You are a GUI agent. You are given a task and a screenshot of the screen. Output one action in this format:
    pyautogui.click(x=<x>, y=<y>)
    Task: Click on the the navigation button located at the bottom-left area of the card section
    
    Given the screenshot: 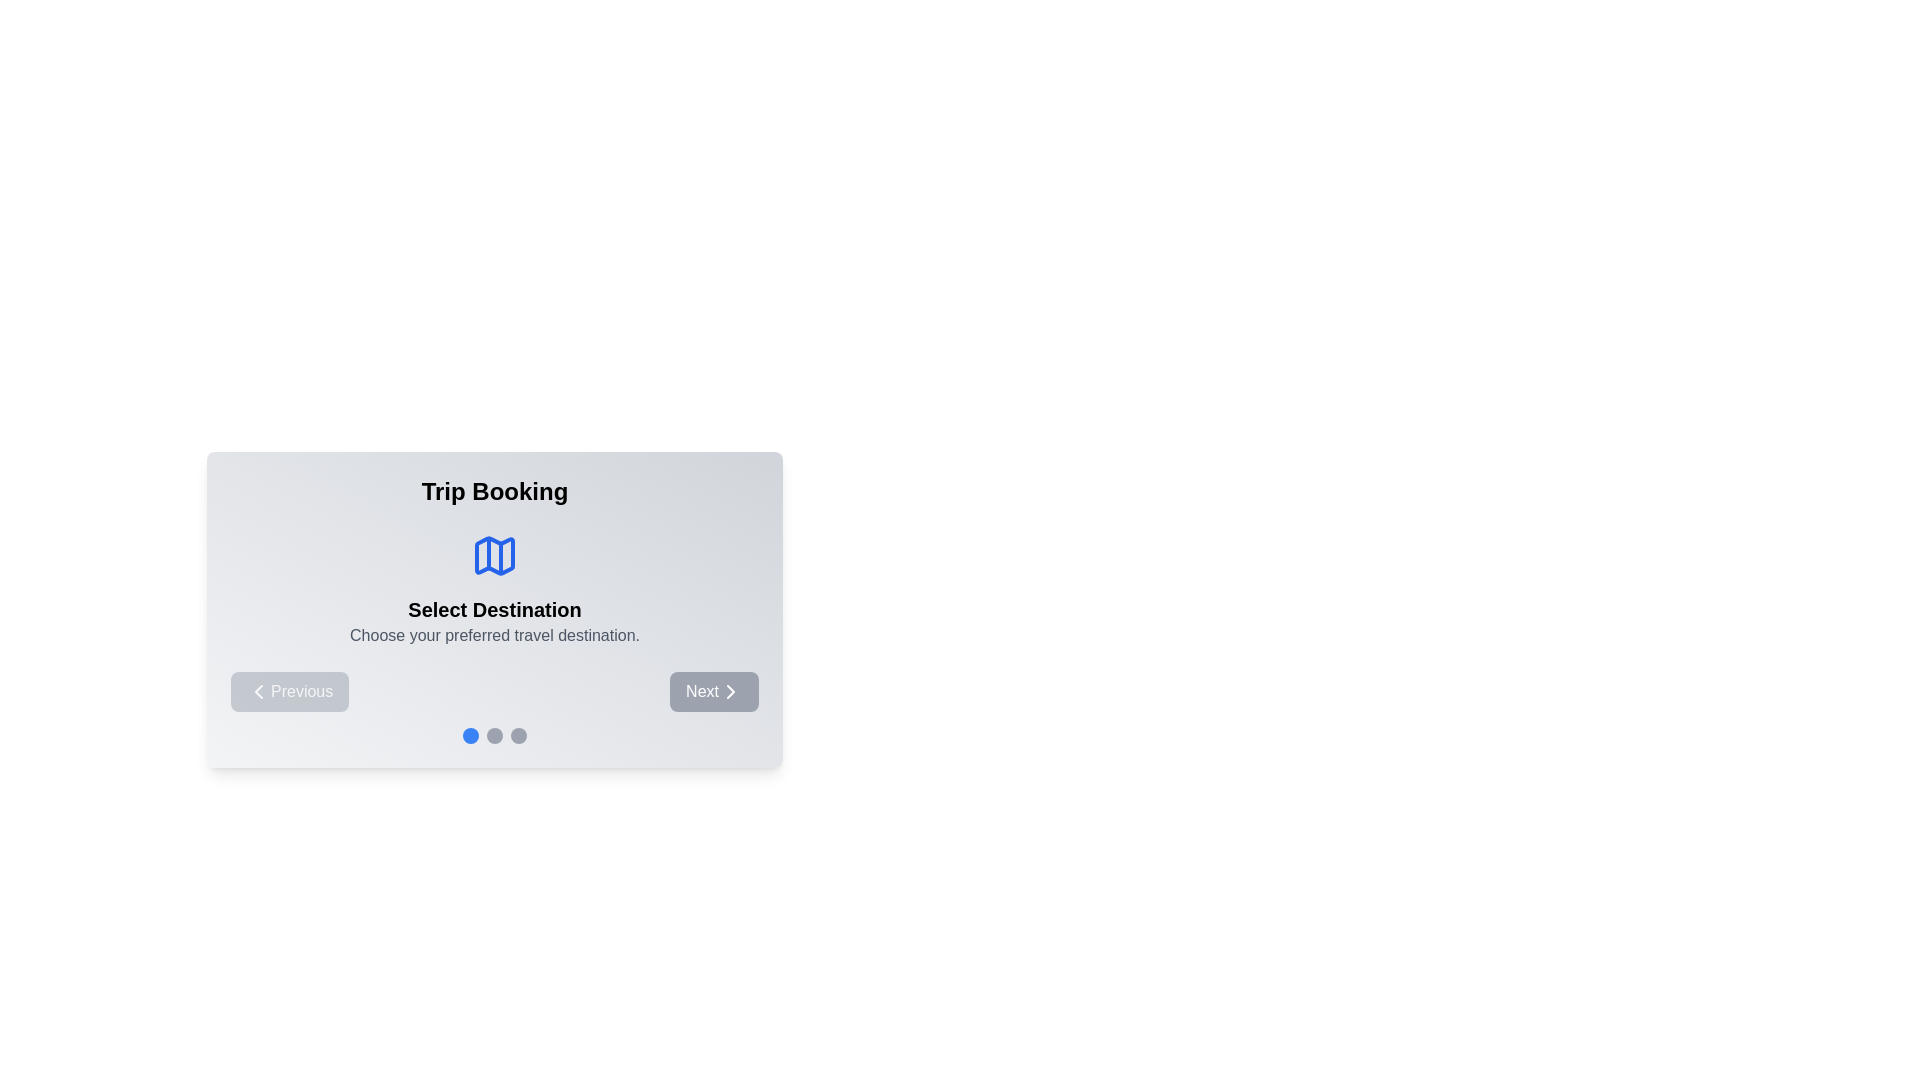 What is the action you would take?
    pyautogui.click(x=289, y=690)
    